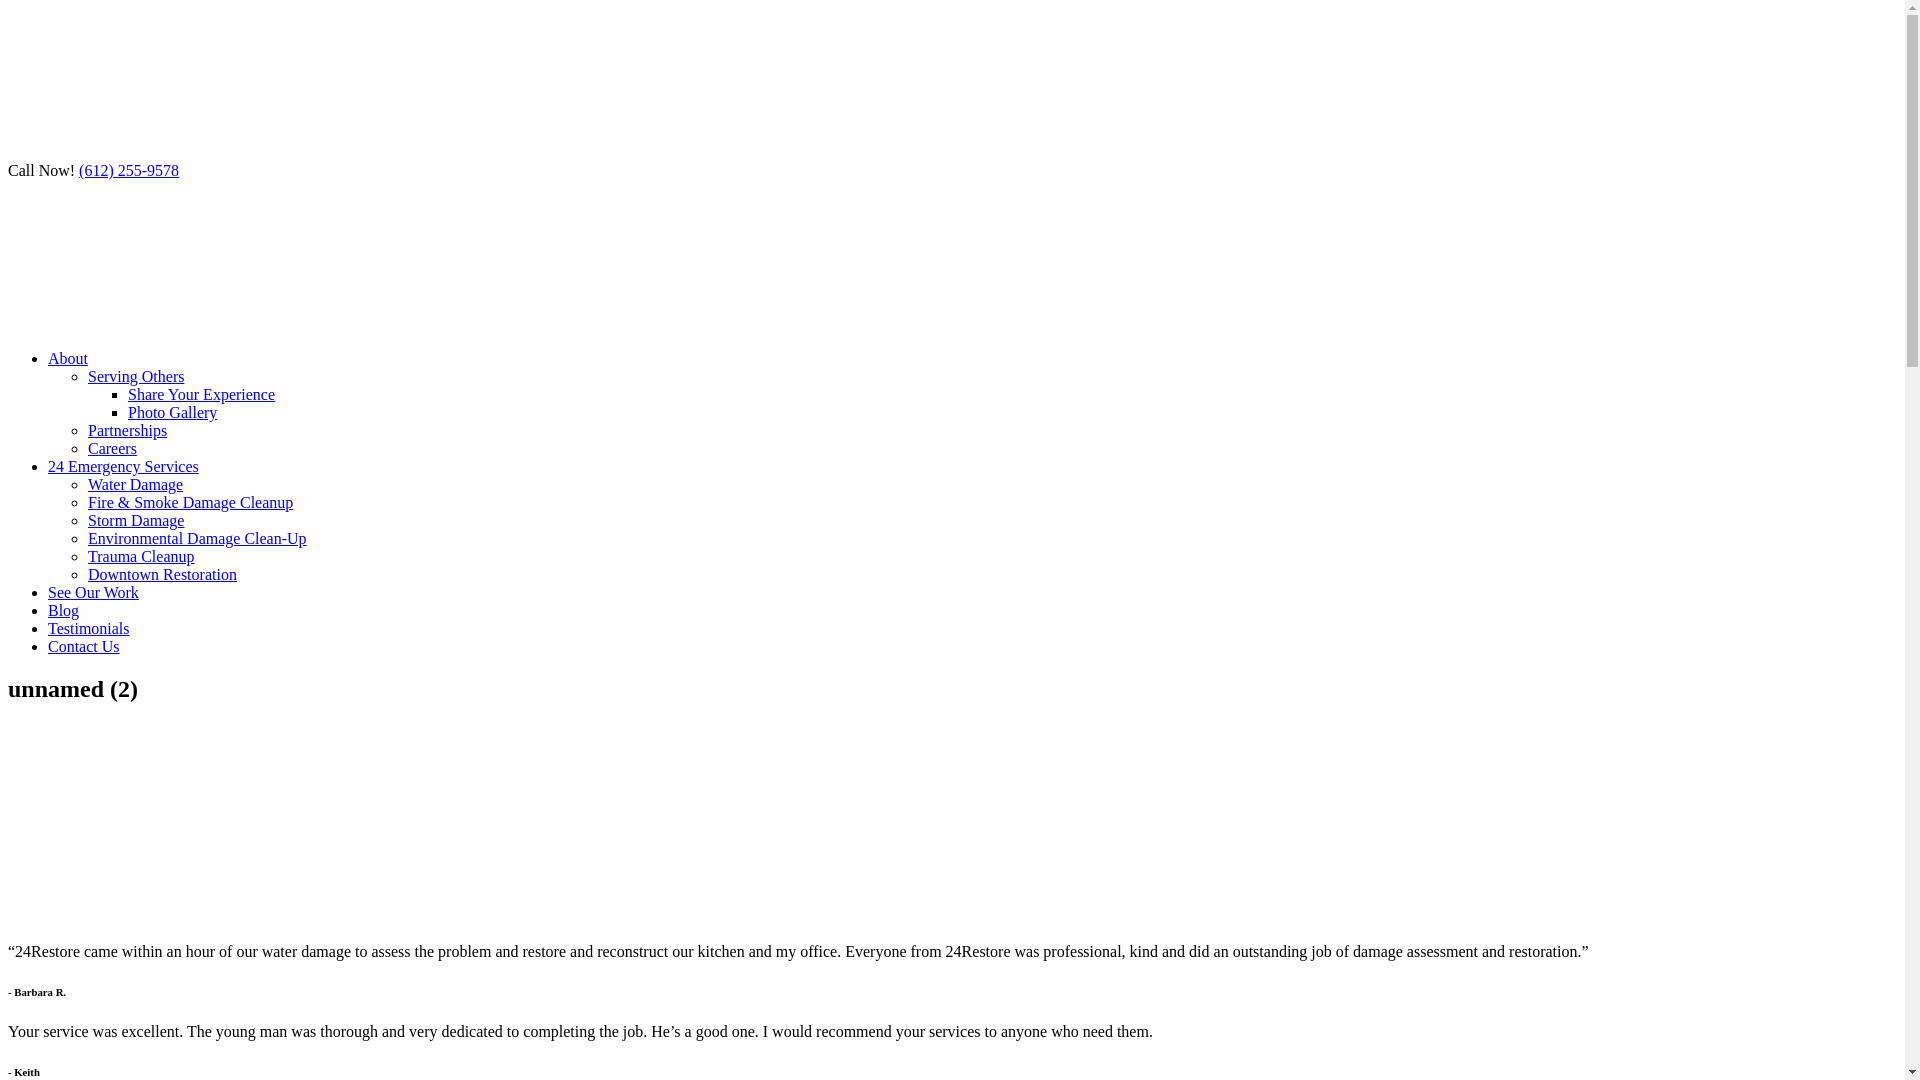 The height and width of the screenshot is (1080, 1920). Describe the element at coordinates (134, 519) in the screenshot. I see `'Storm Damage'` at that location.